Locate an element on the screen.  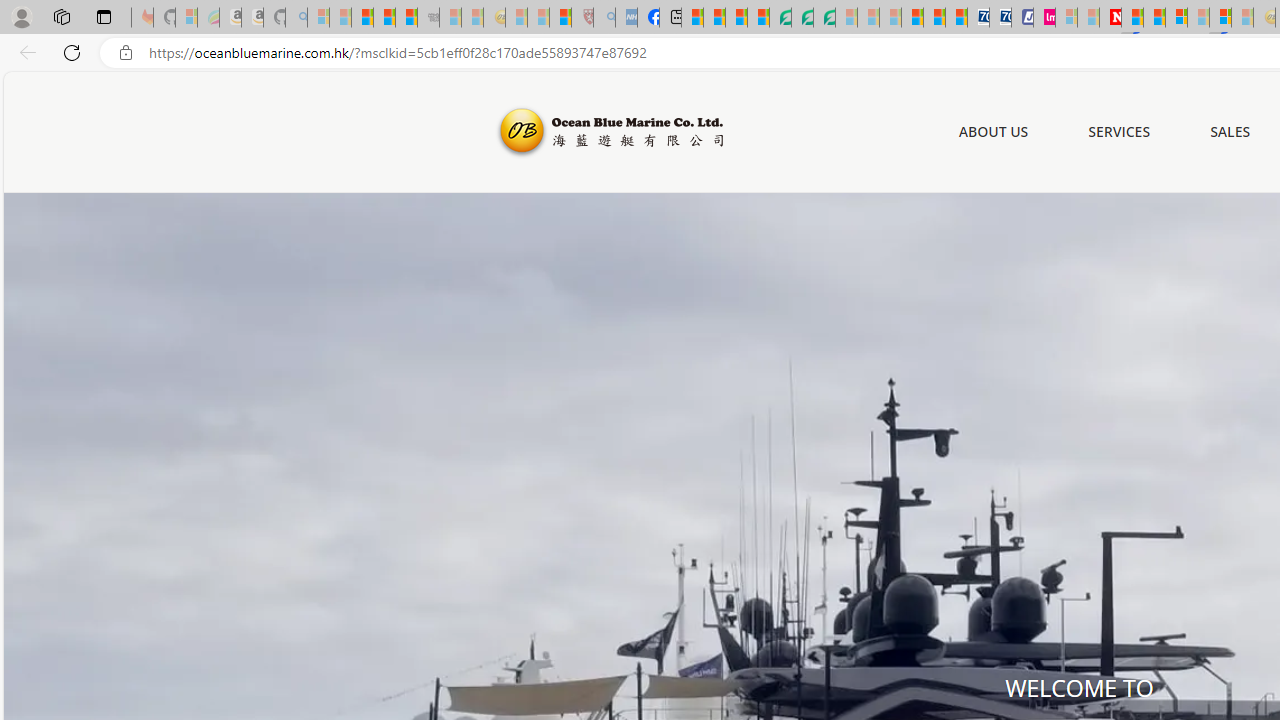
'Local - MSN' is located at coordinates (560, 17).